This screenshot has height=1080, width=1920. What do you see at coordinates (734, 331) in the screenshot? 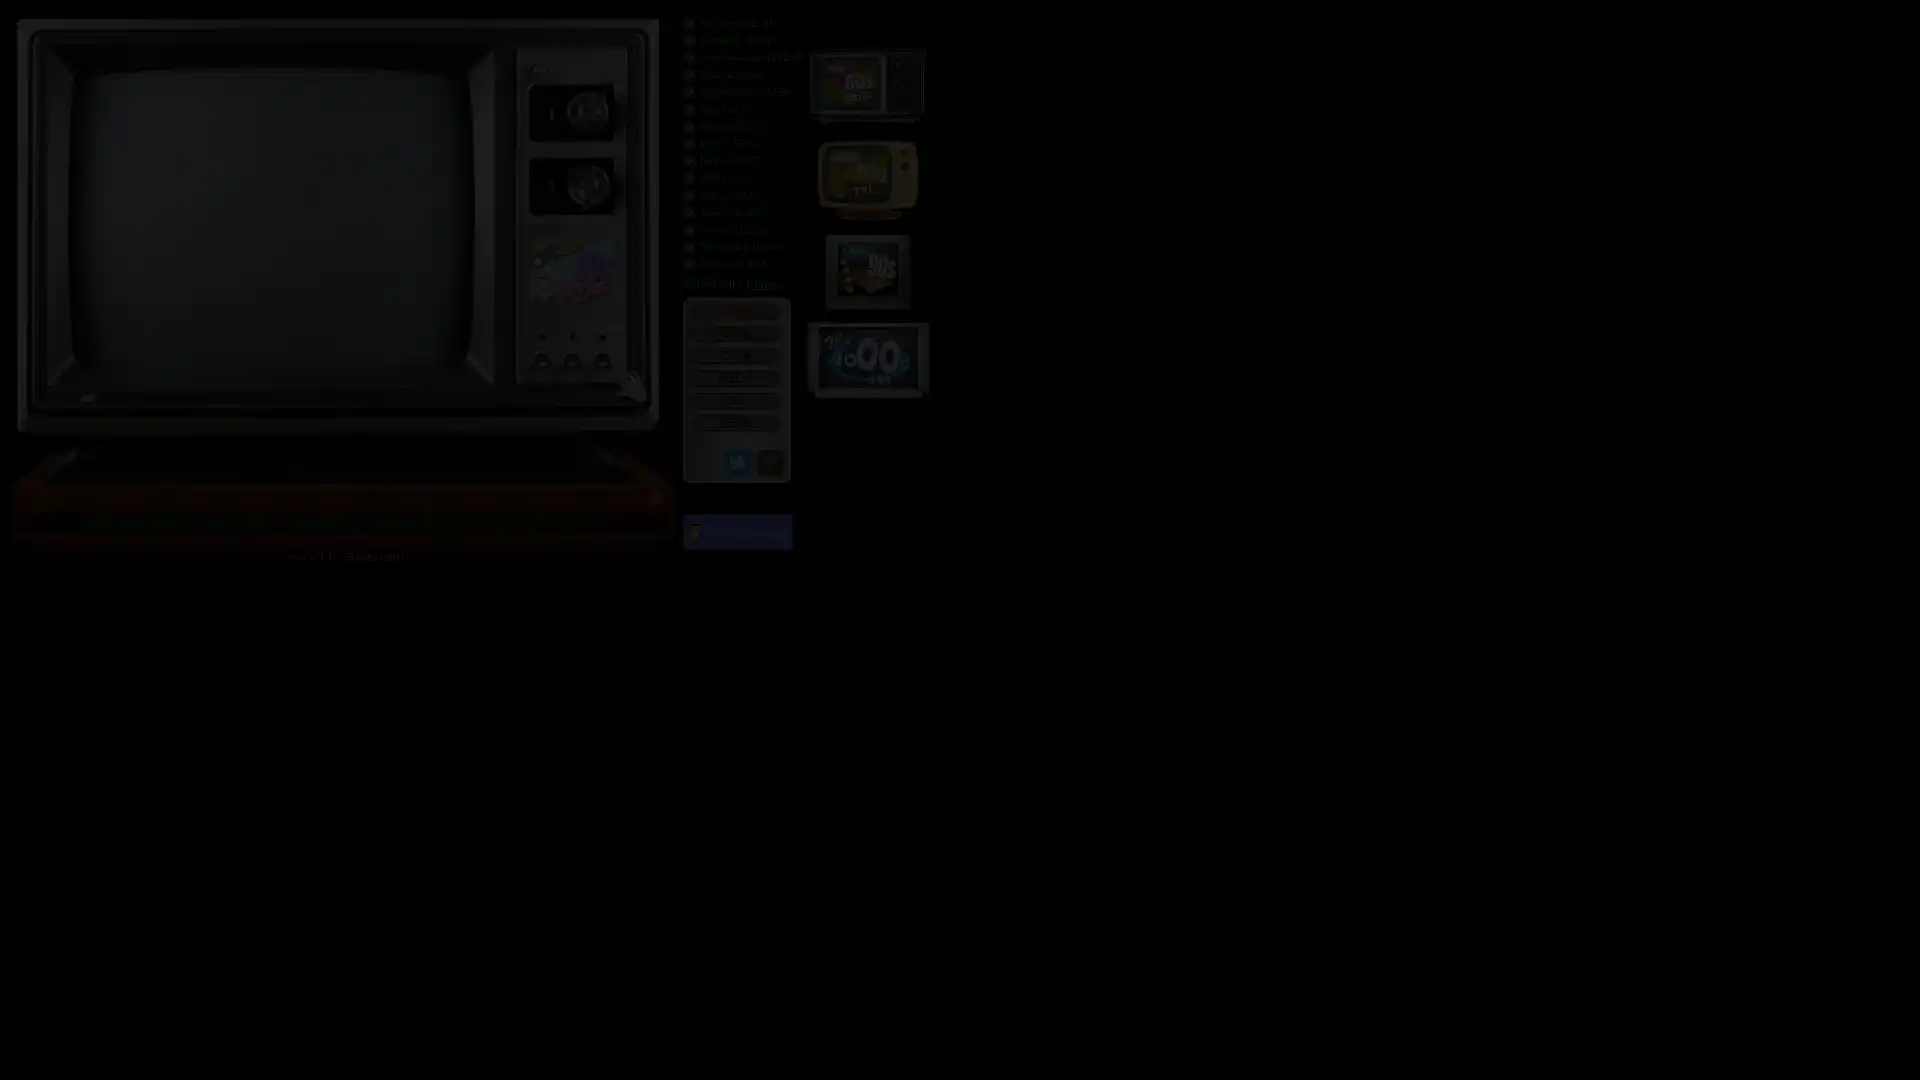
I see `CH` at bounding box center [734, 331].